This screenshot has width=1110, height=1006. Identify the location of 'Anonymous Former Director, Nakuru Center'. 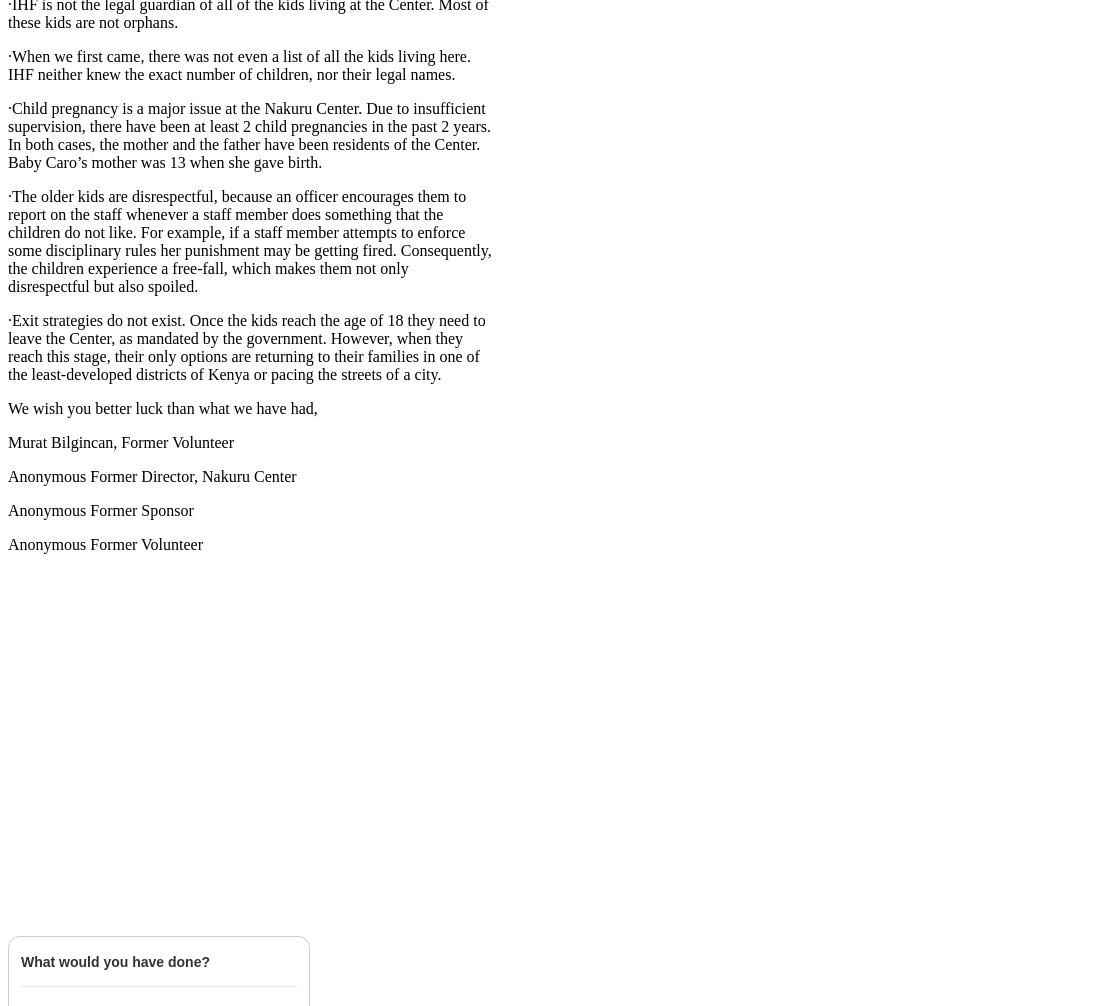
(151, 474).